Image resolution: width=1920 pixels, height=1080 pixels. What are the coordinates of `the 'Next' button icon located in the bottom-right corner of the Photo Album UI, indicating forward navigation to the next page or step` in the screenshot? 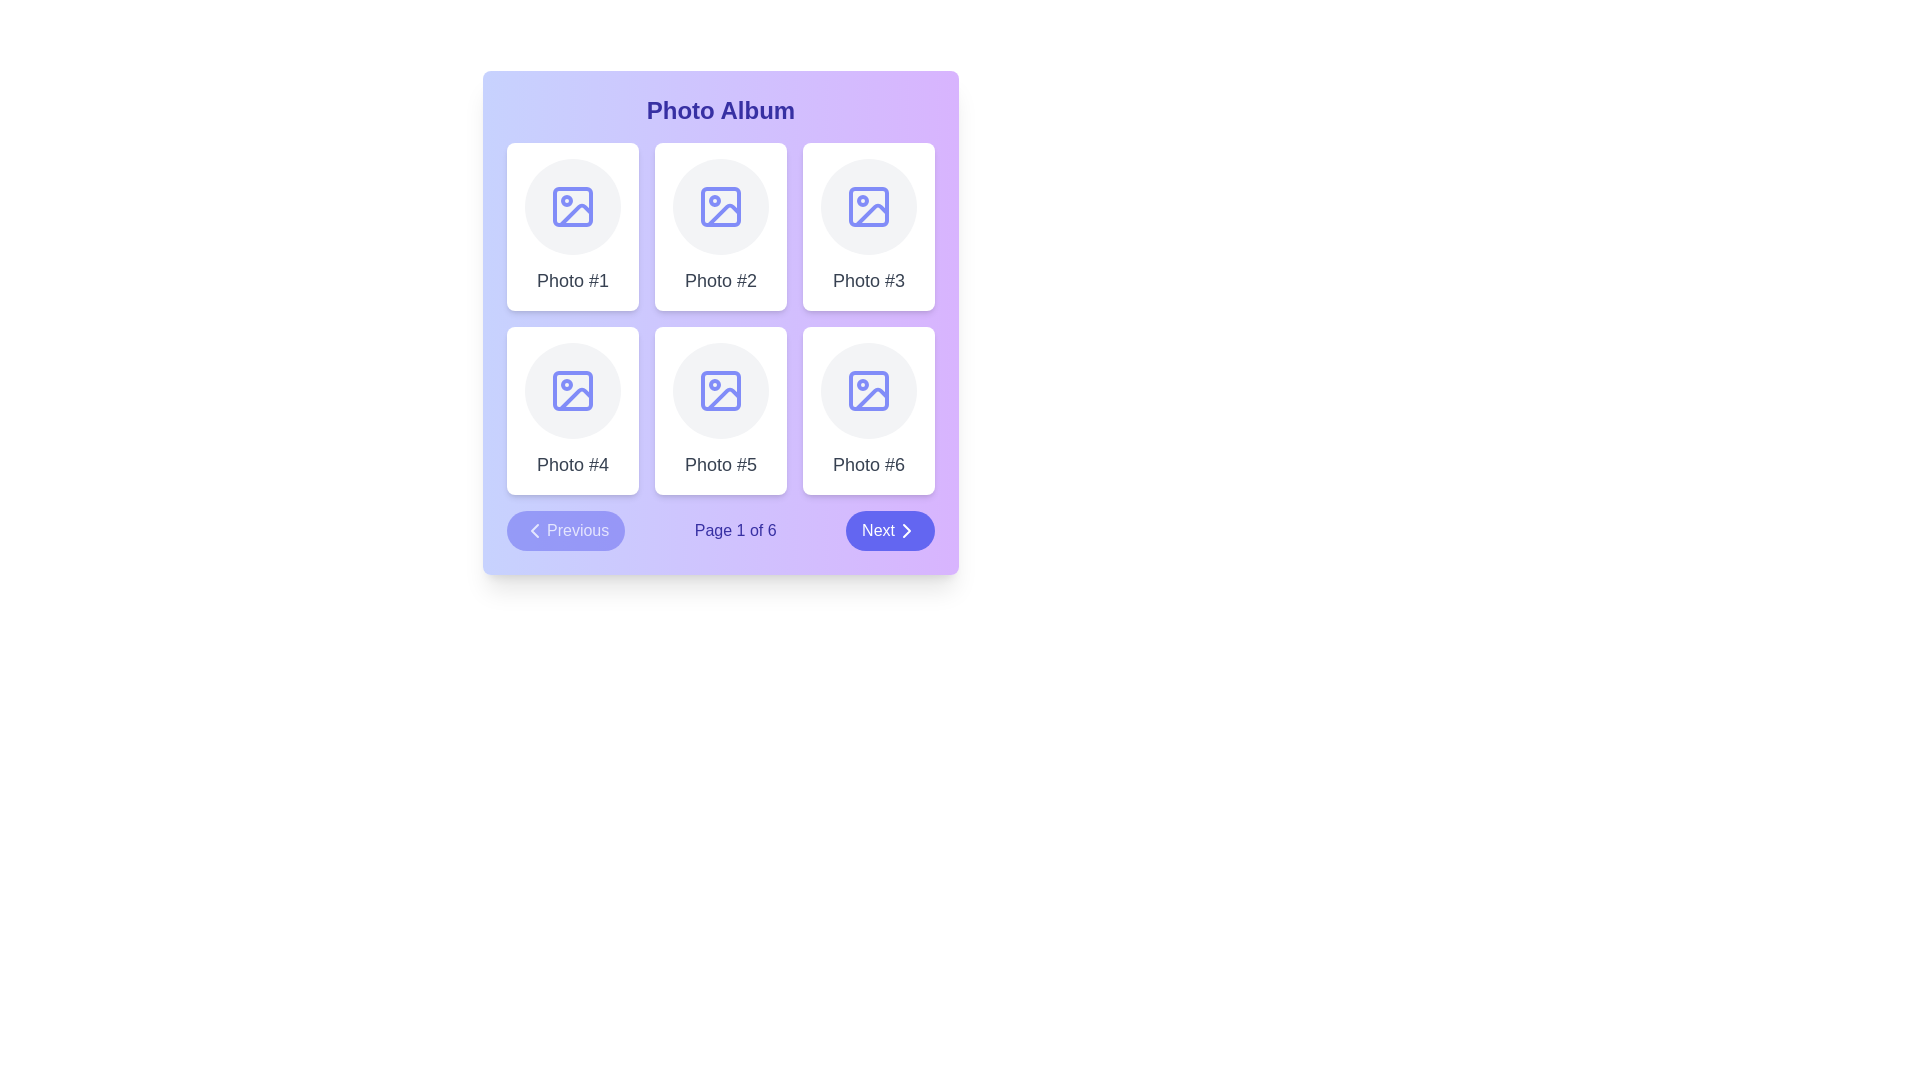 It's located at (906, 530).